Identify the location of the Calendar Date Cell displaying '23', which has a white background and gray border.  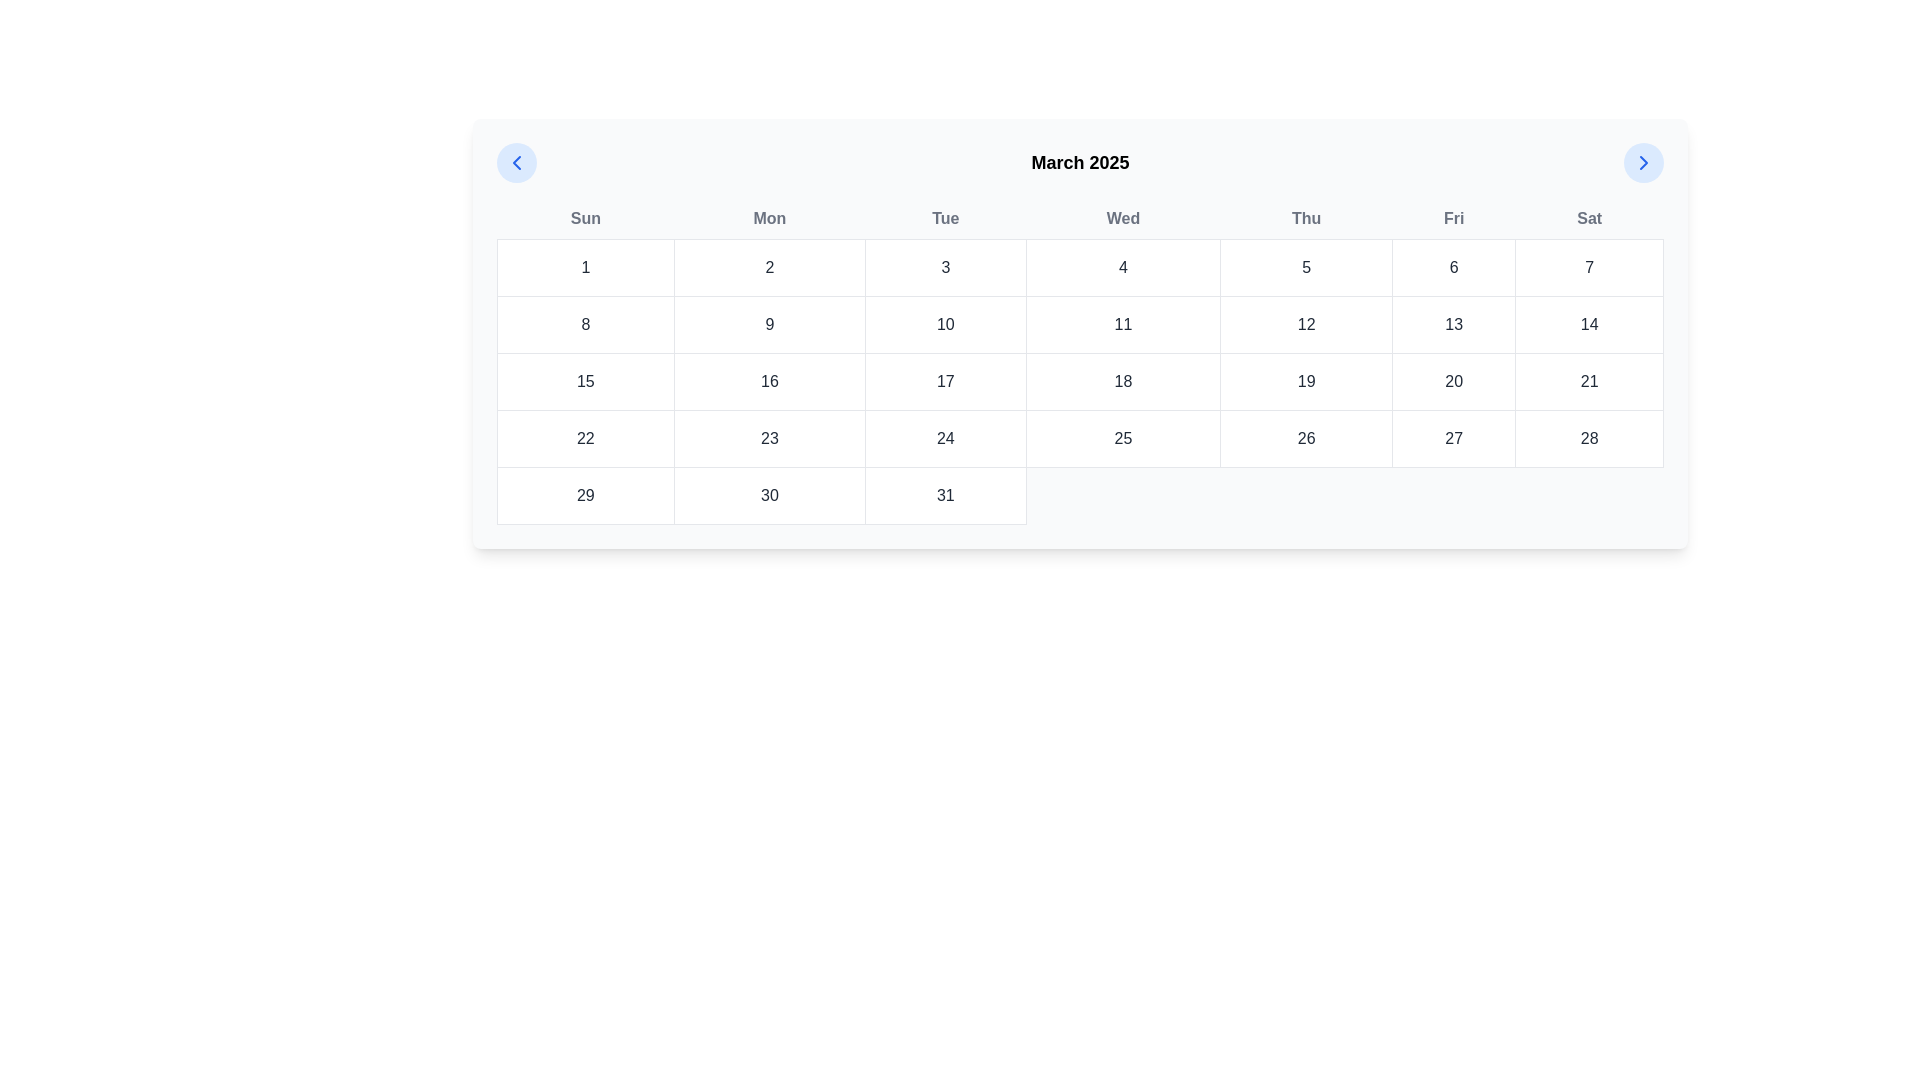
(768, 438).